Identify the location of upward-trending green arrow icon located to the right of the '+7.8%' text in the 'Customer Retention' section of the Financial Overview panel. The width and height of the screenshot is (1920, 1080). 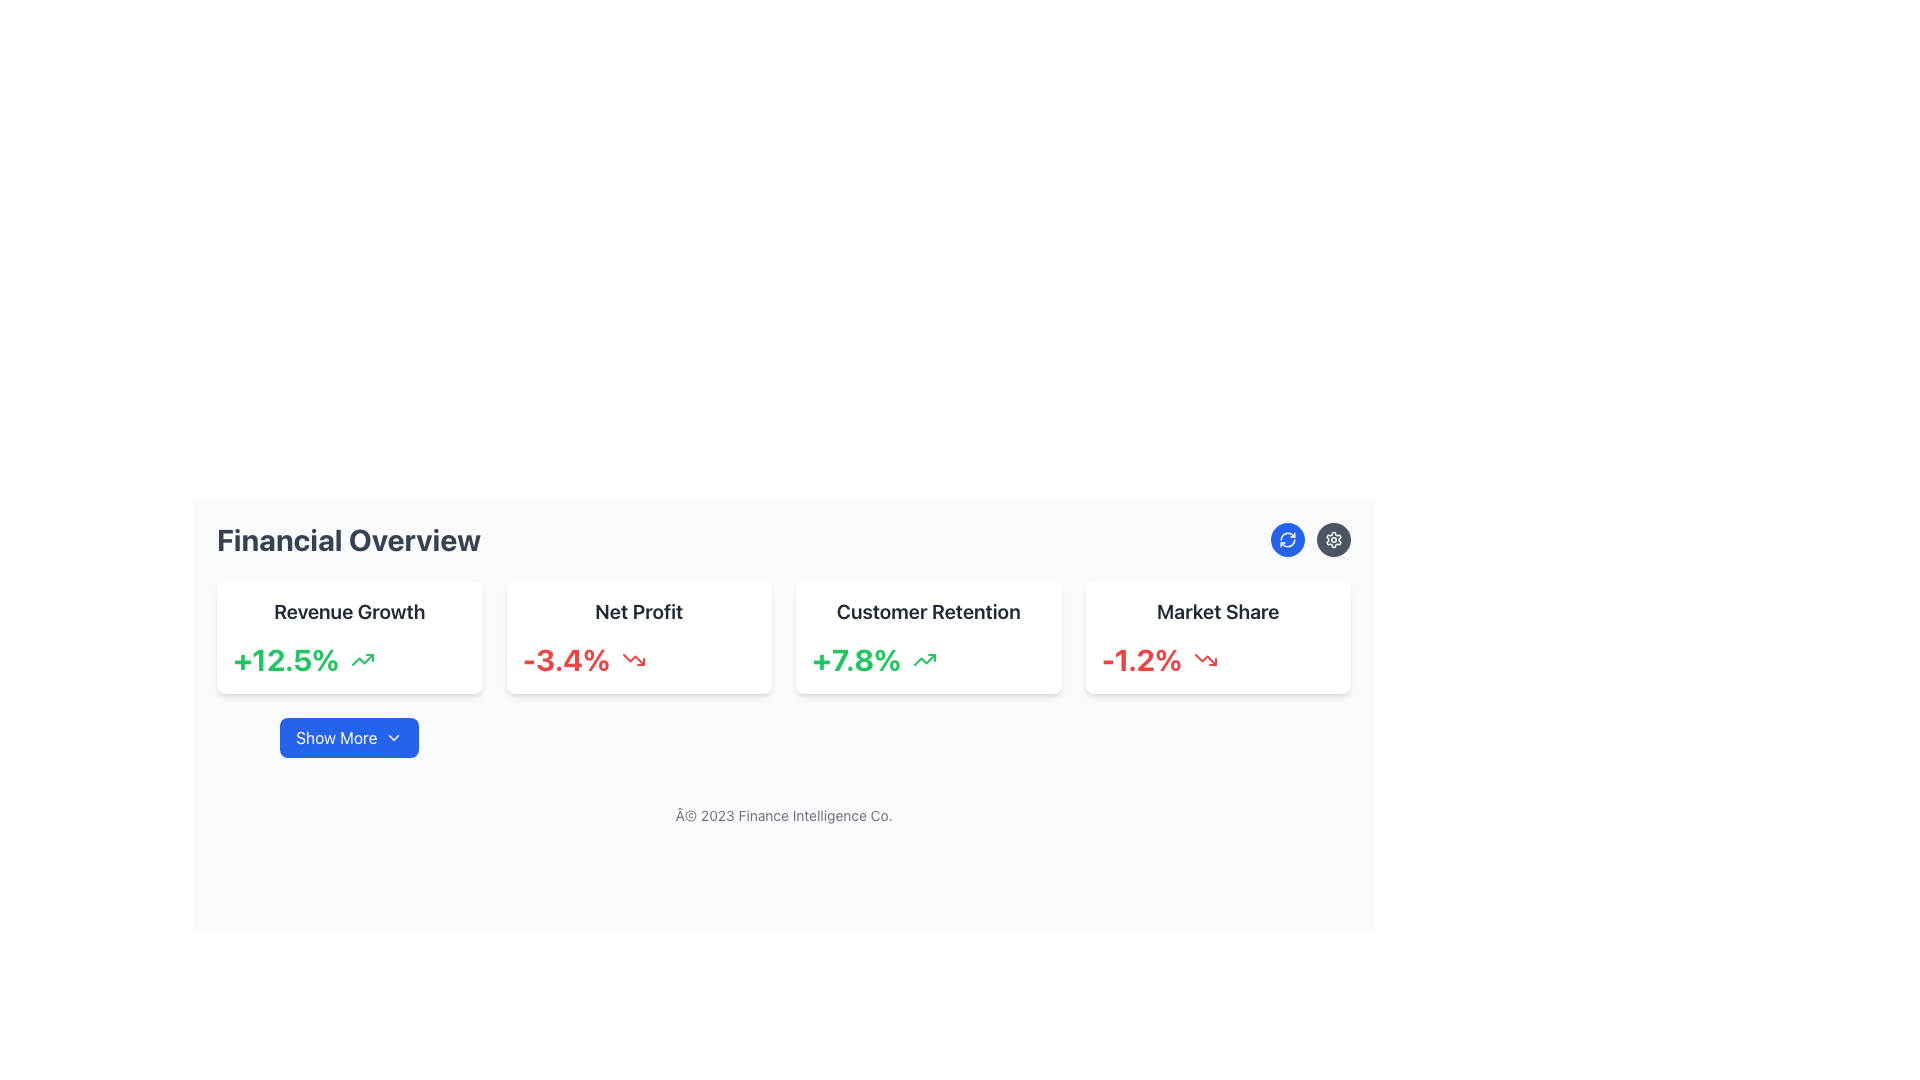
(924, 659).